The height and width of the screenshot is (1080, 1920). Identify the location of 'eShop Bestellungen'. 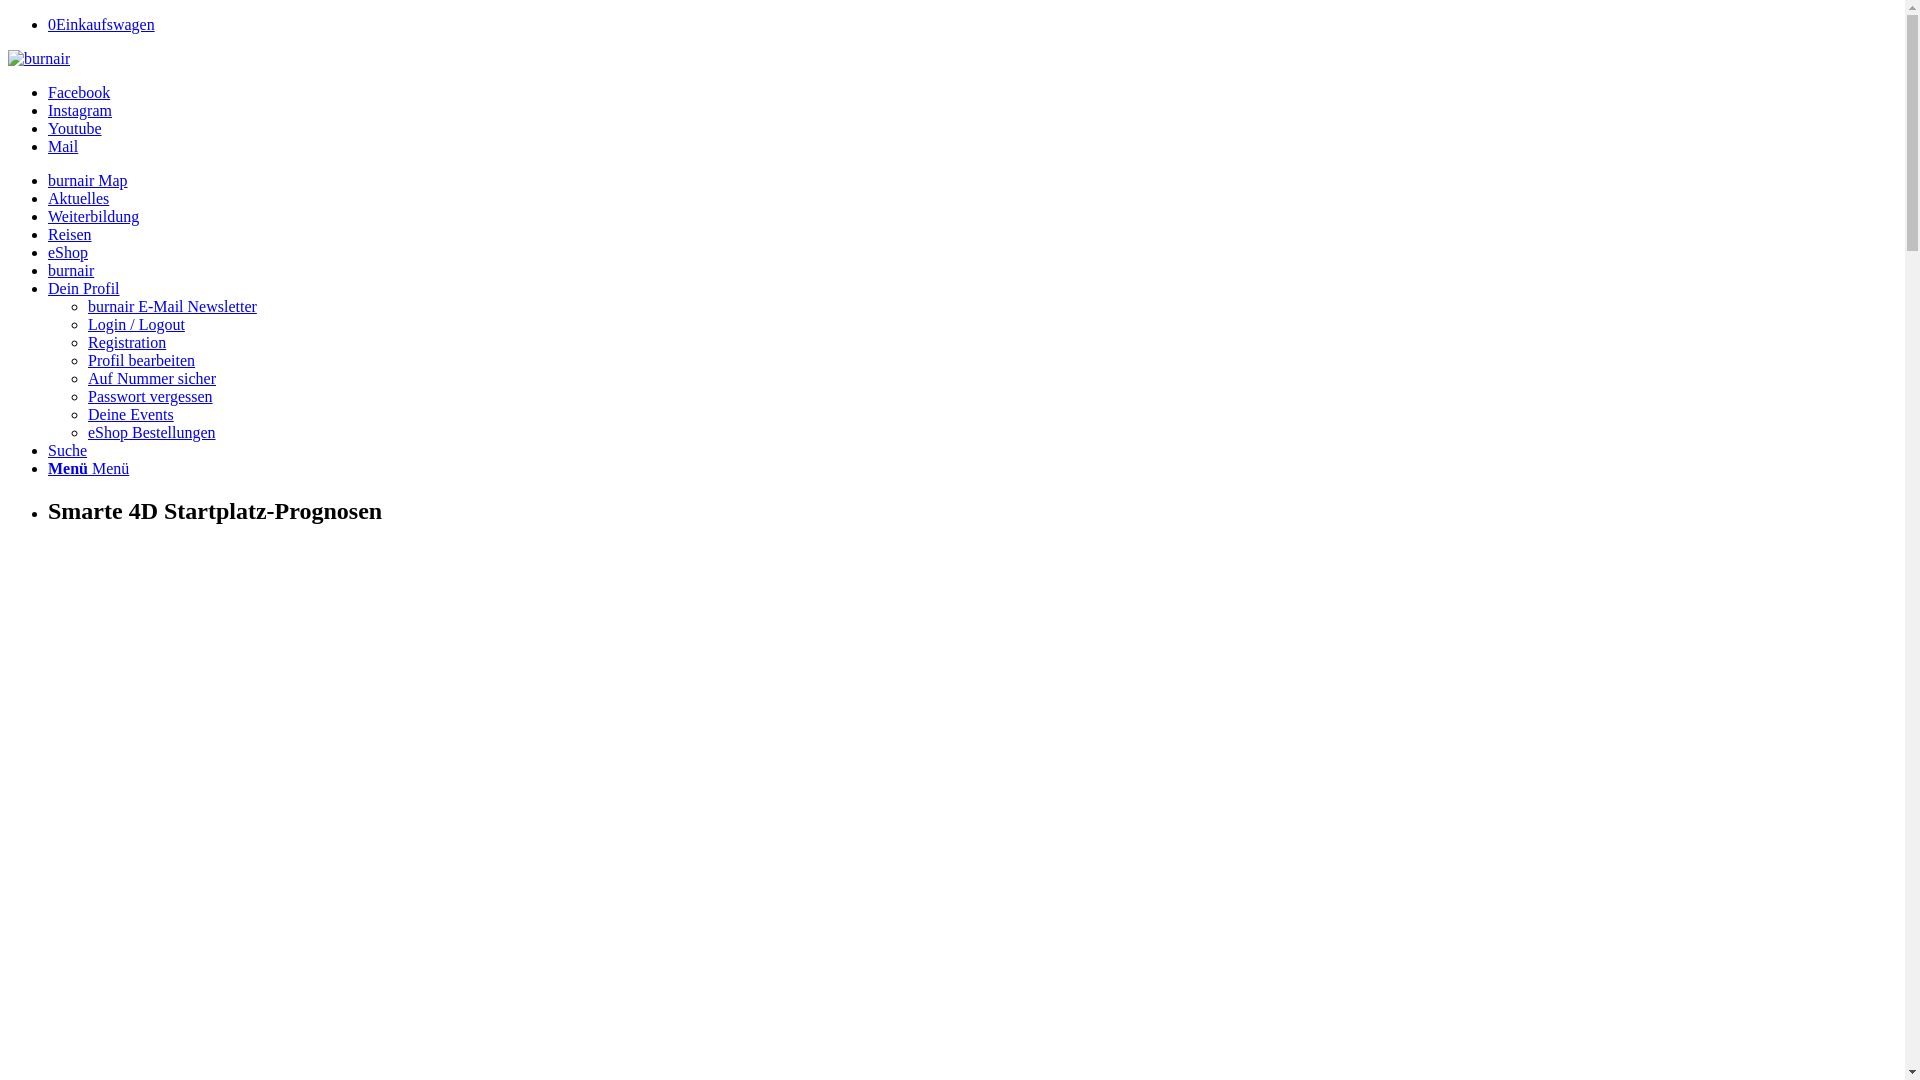
(151, 431).